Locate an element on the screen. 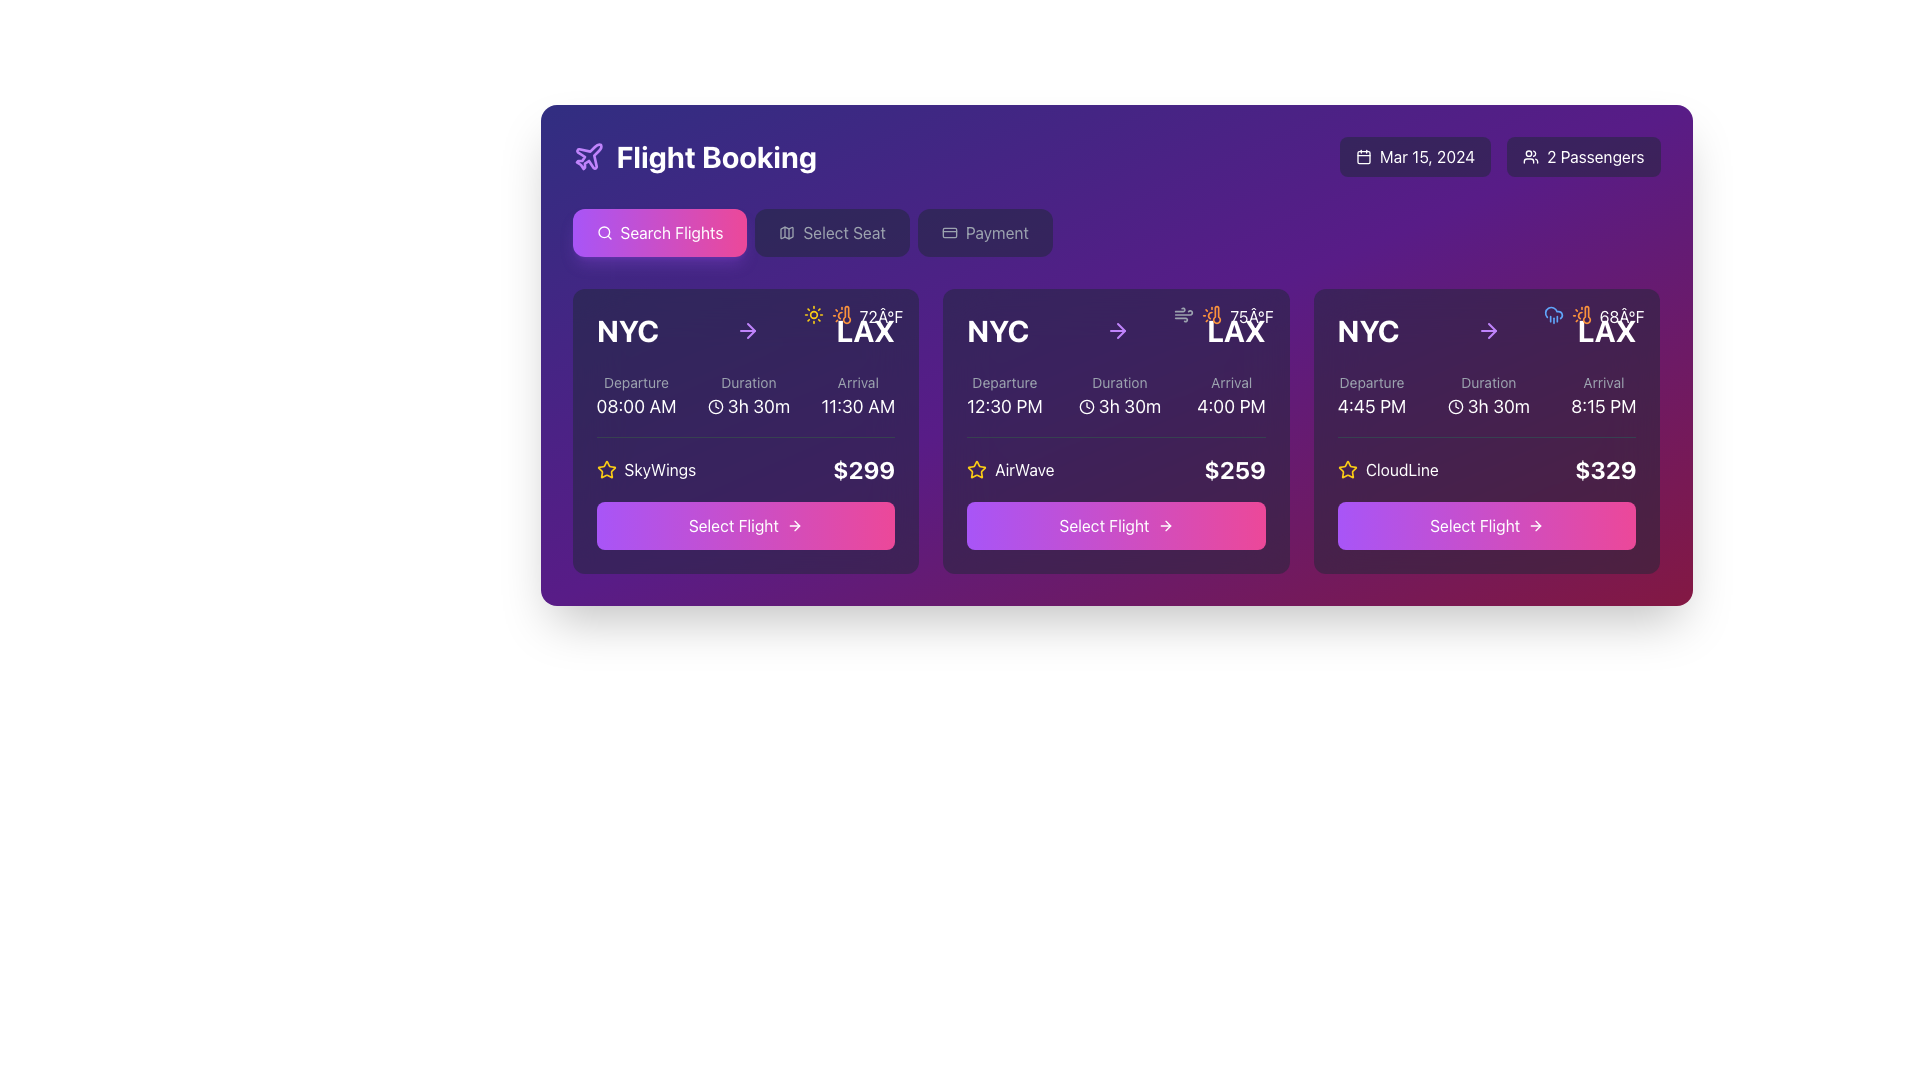 This screenshot has width=1920, height=1080. the bold, large white text label displaying 'NYC' located in the top-left area of the middle flight option card is located at coordinates (998, 330).